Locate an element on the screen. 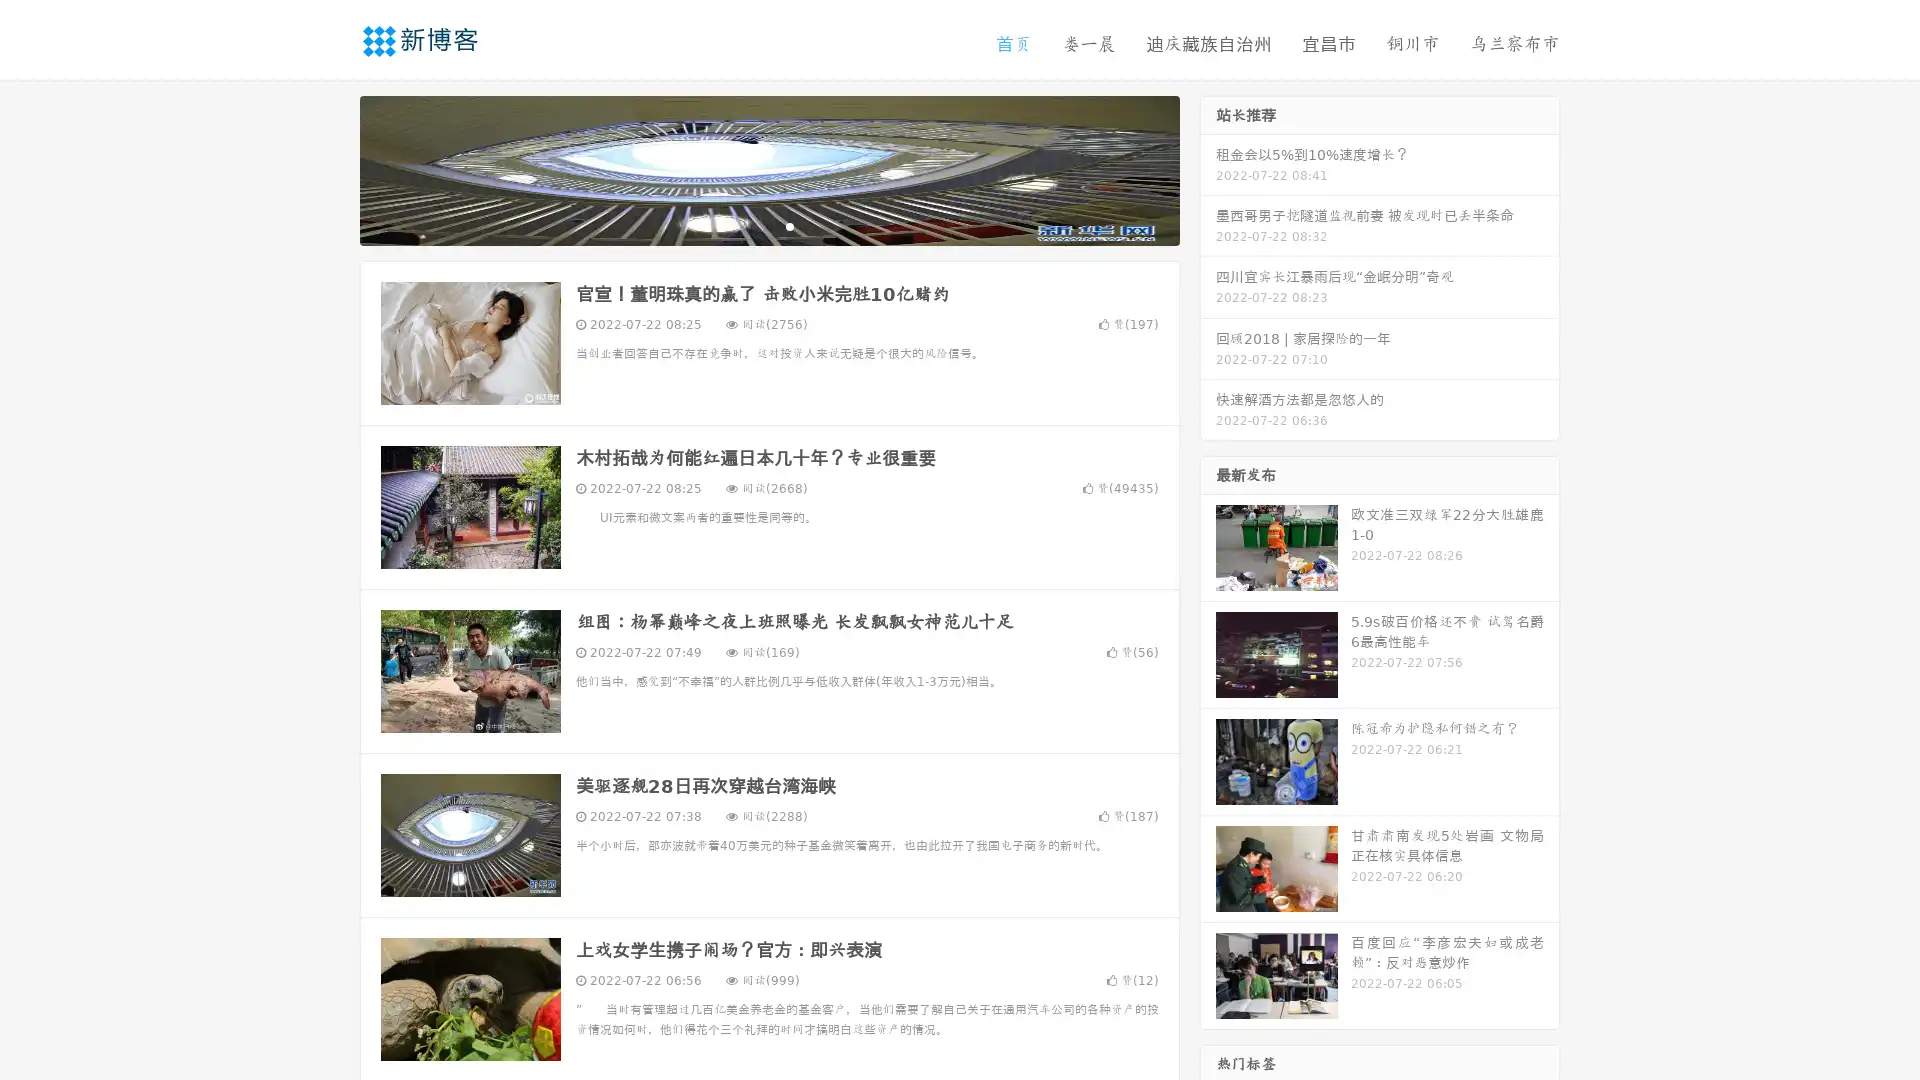 The width and height of the screenshot is (1920, 1080). Go to slide 1 is located at coordinates (748, 225).